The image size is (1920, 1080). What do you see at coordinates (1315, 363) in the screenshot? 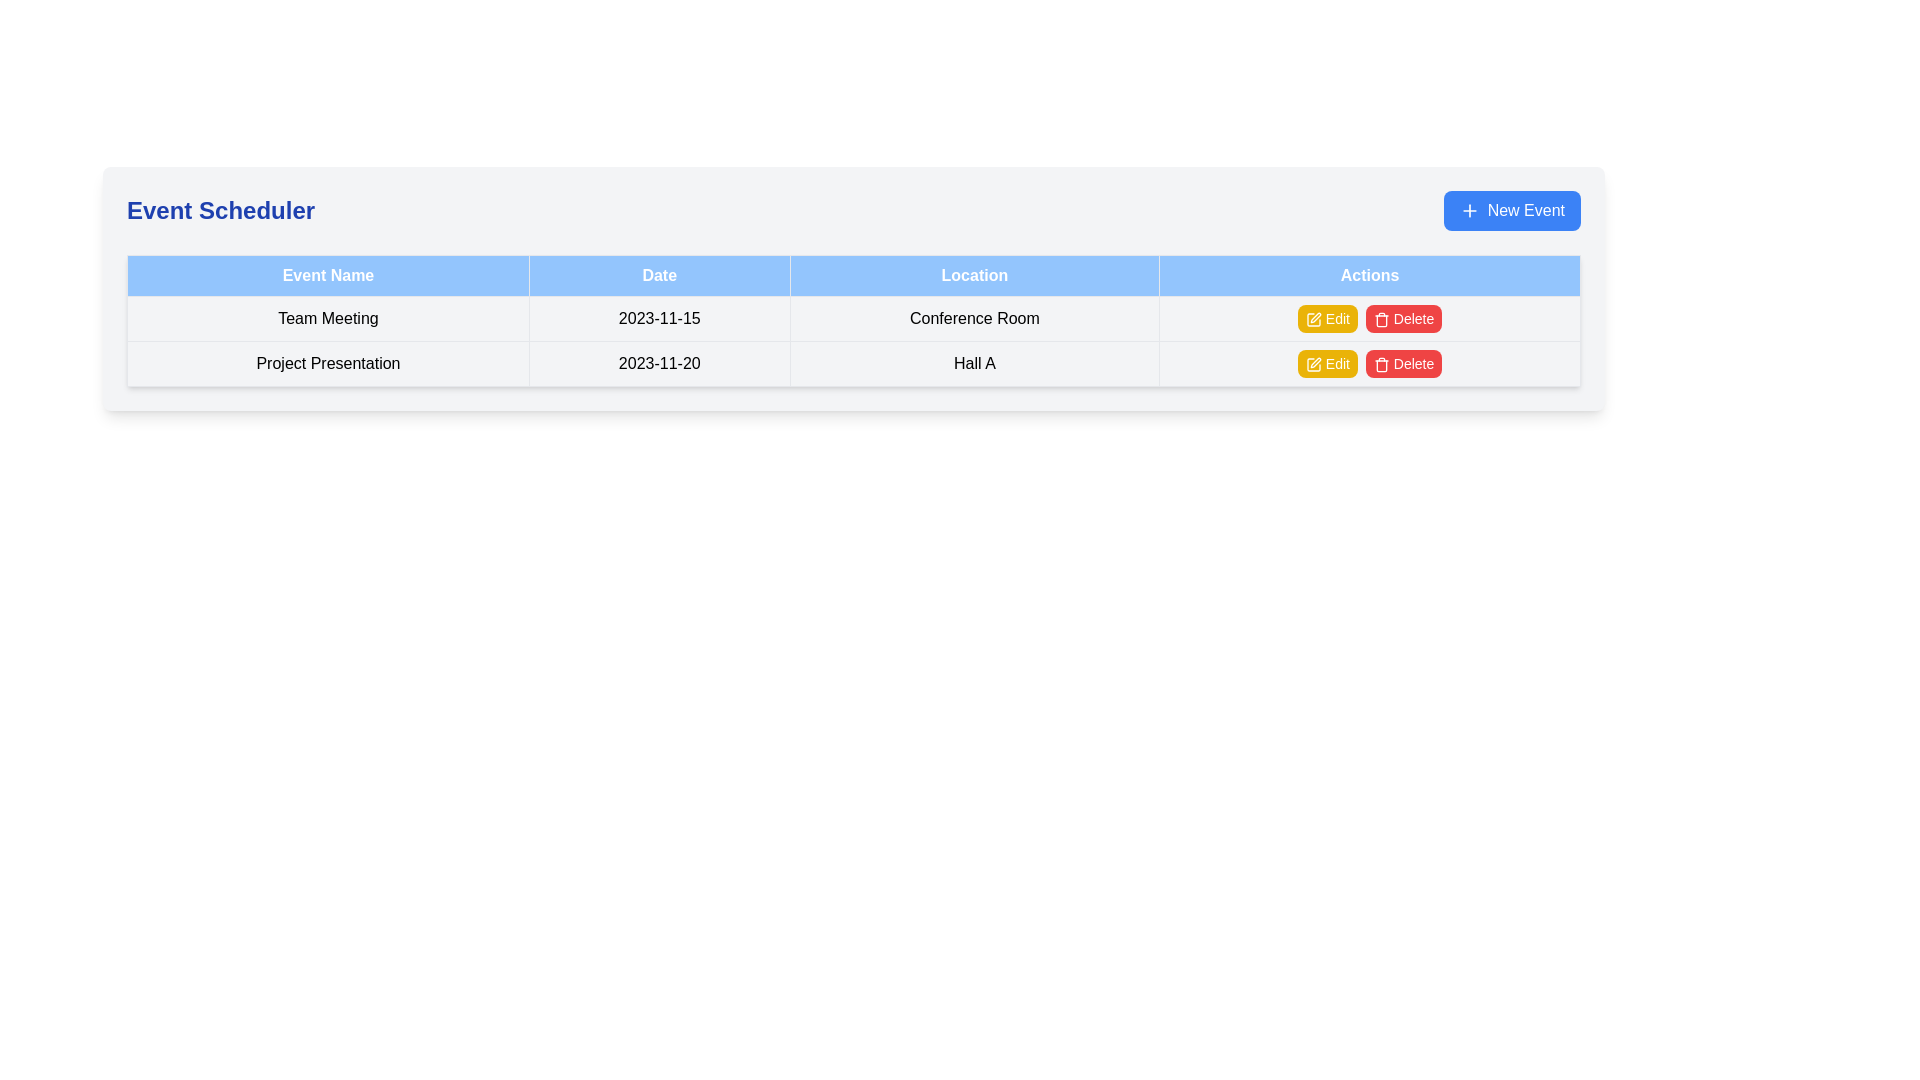
I see `the icon button in the 'Actions' column of the table next to the 'Project Presentation' event to initiate the edit action` at bounding box center [1315, 363].